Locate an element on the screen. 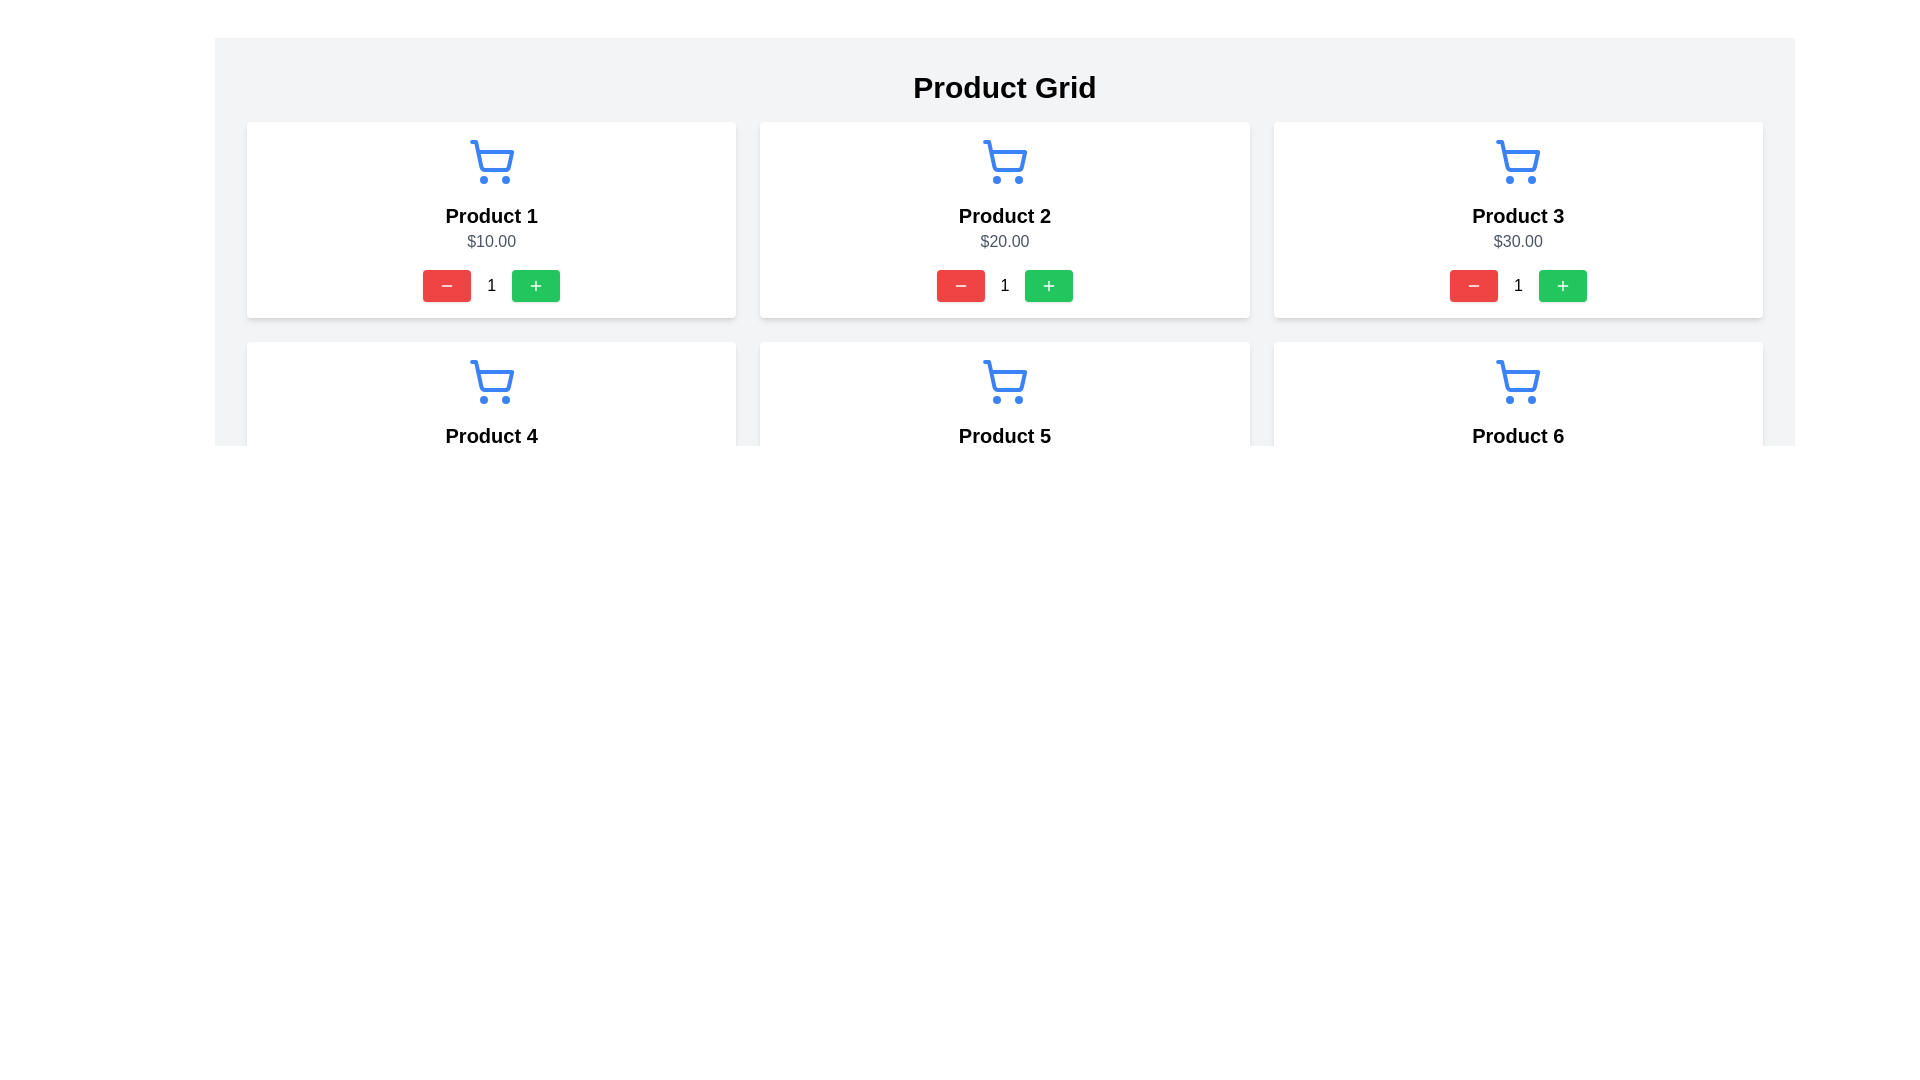  the non-interactive text label that displays the current quantity of the associated product for 'Product 2', located in the second column of the top row of the product grid is located at coordinates (1004, 285).